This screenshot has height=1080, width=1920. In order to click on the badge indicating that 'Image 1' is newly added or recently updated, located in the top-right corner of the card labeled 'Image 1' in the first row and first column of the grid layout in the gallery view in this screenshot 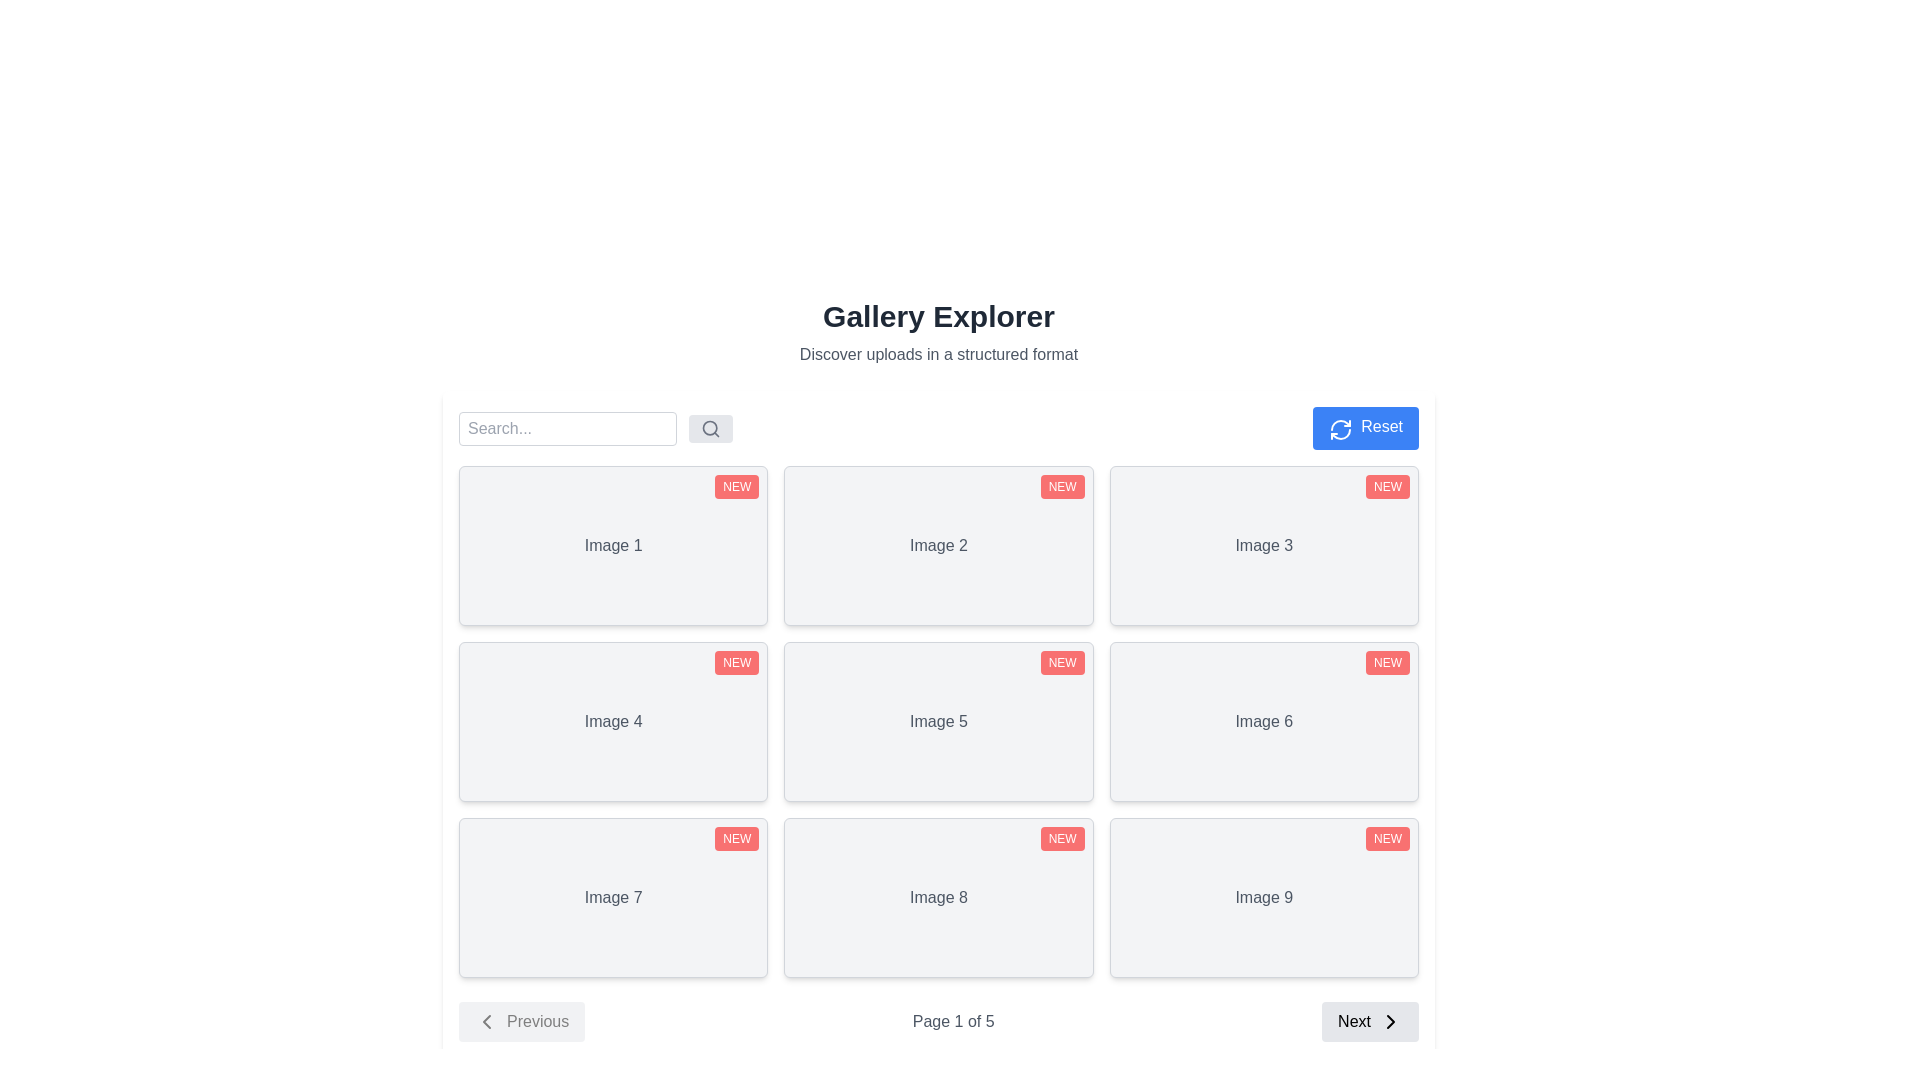, I will do `click(736, 486)`.